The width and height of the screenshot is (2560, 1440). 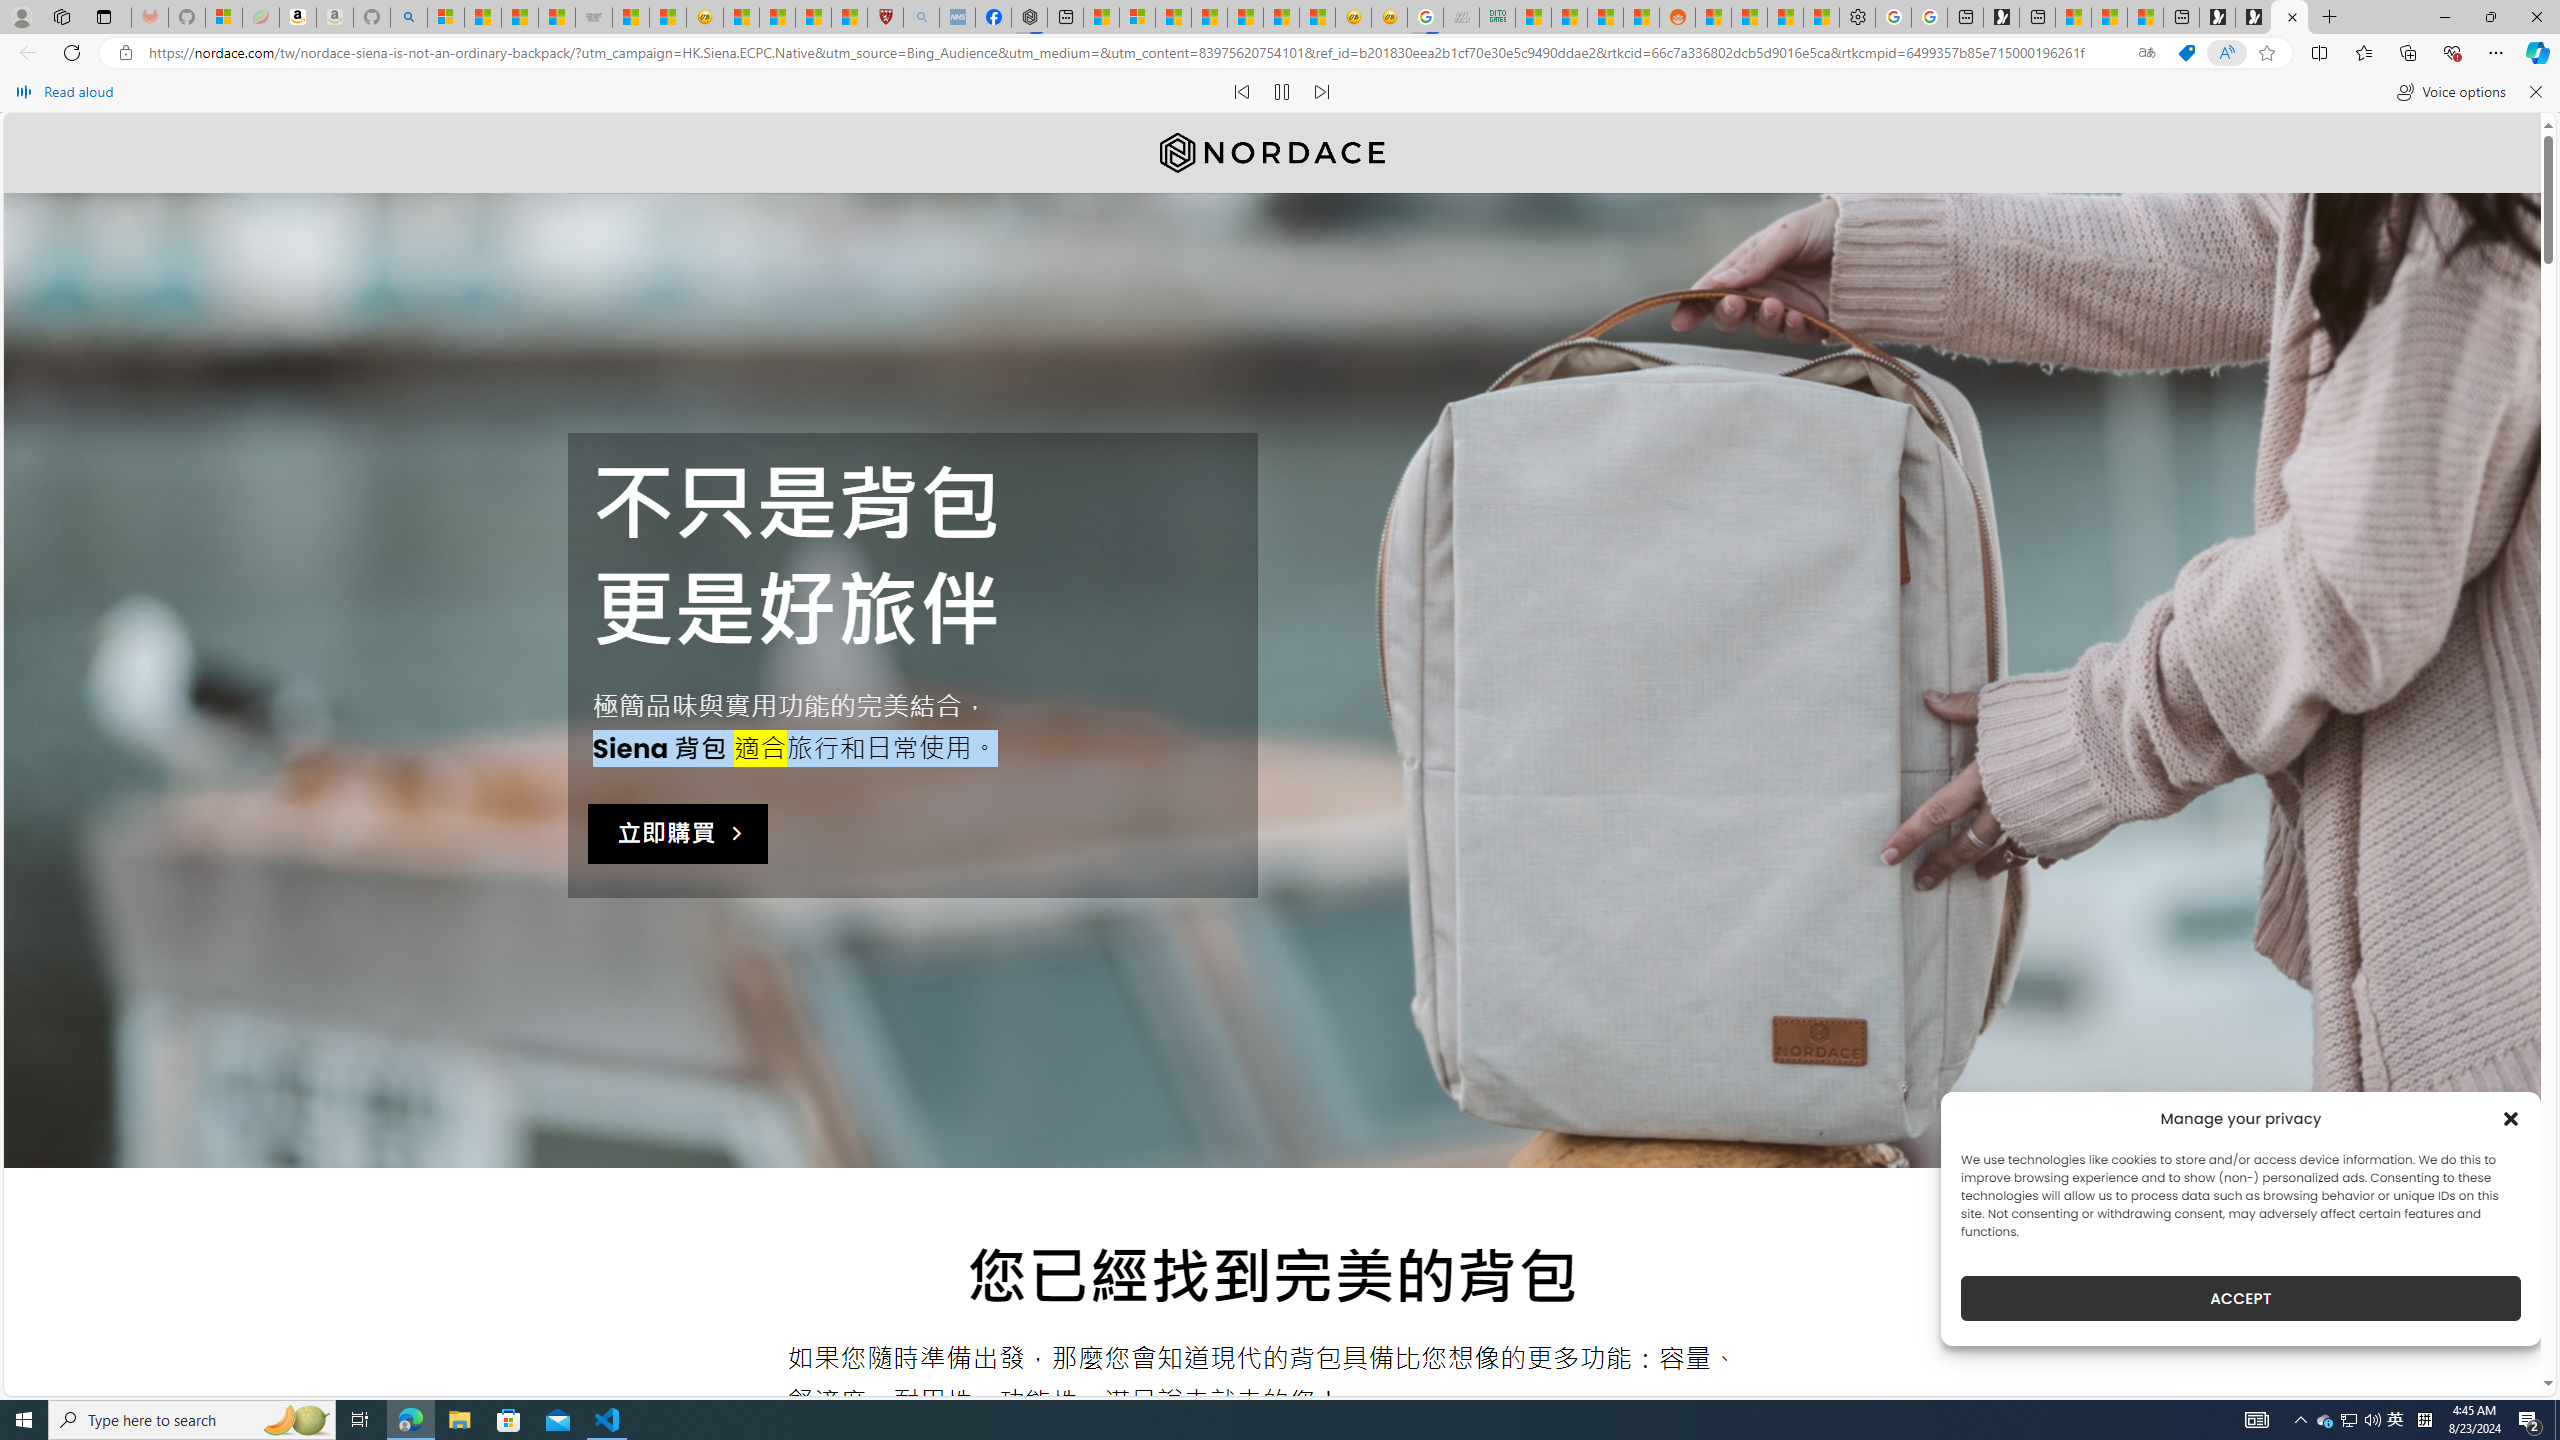 I want to click on 'Recipes - MSN', so click(x=741, y=16).